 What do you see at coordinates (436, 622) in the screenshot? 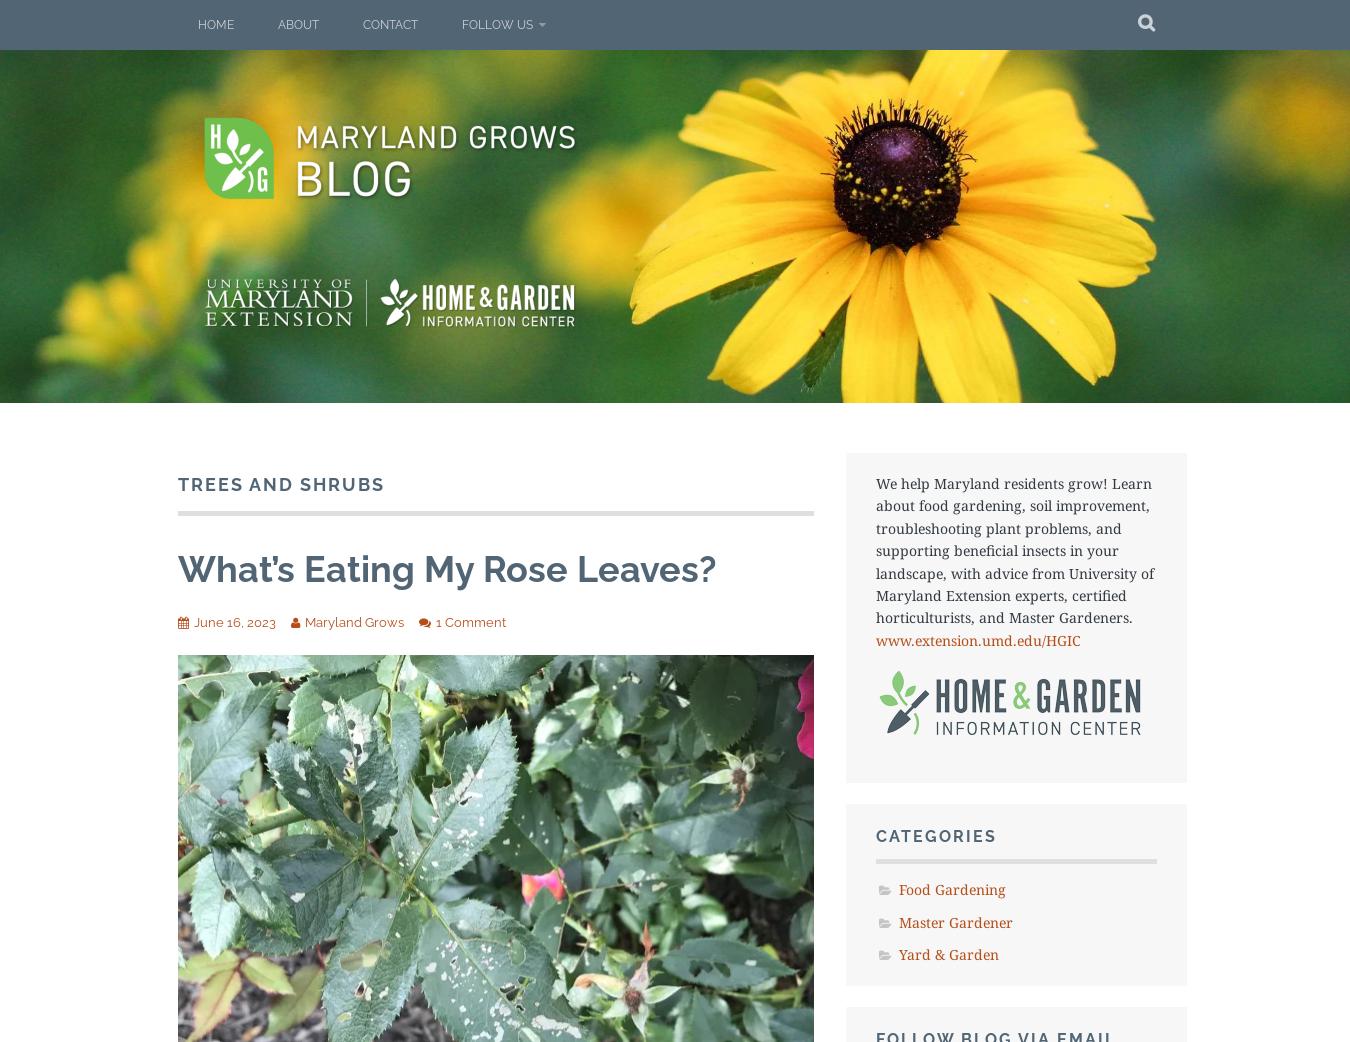
I see `'1 Comment'` at bounding box center [436, 622].